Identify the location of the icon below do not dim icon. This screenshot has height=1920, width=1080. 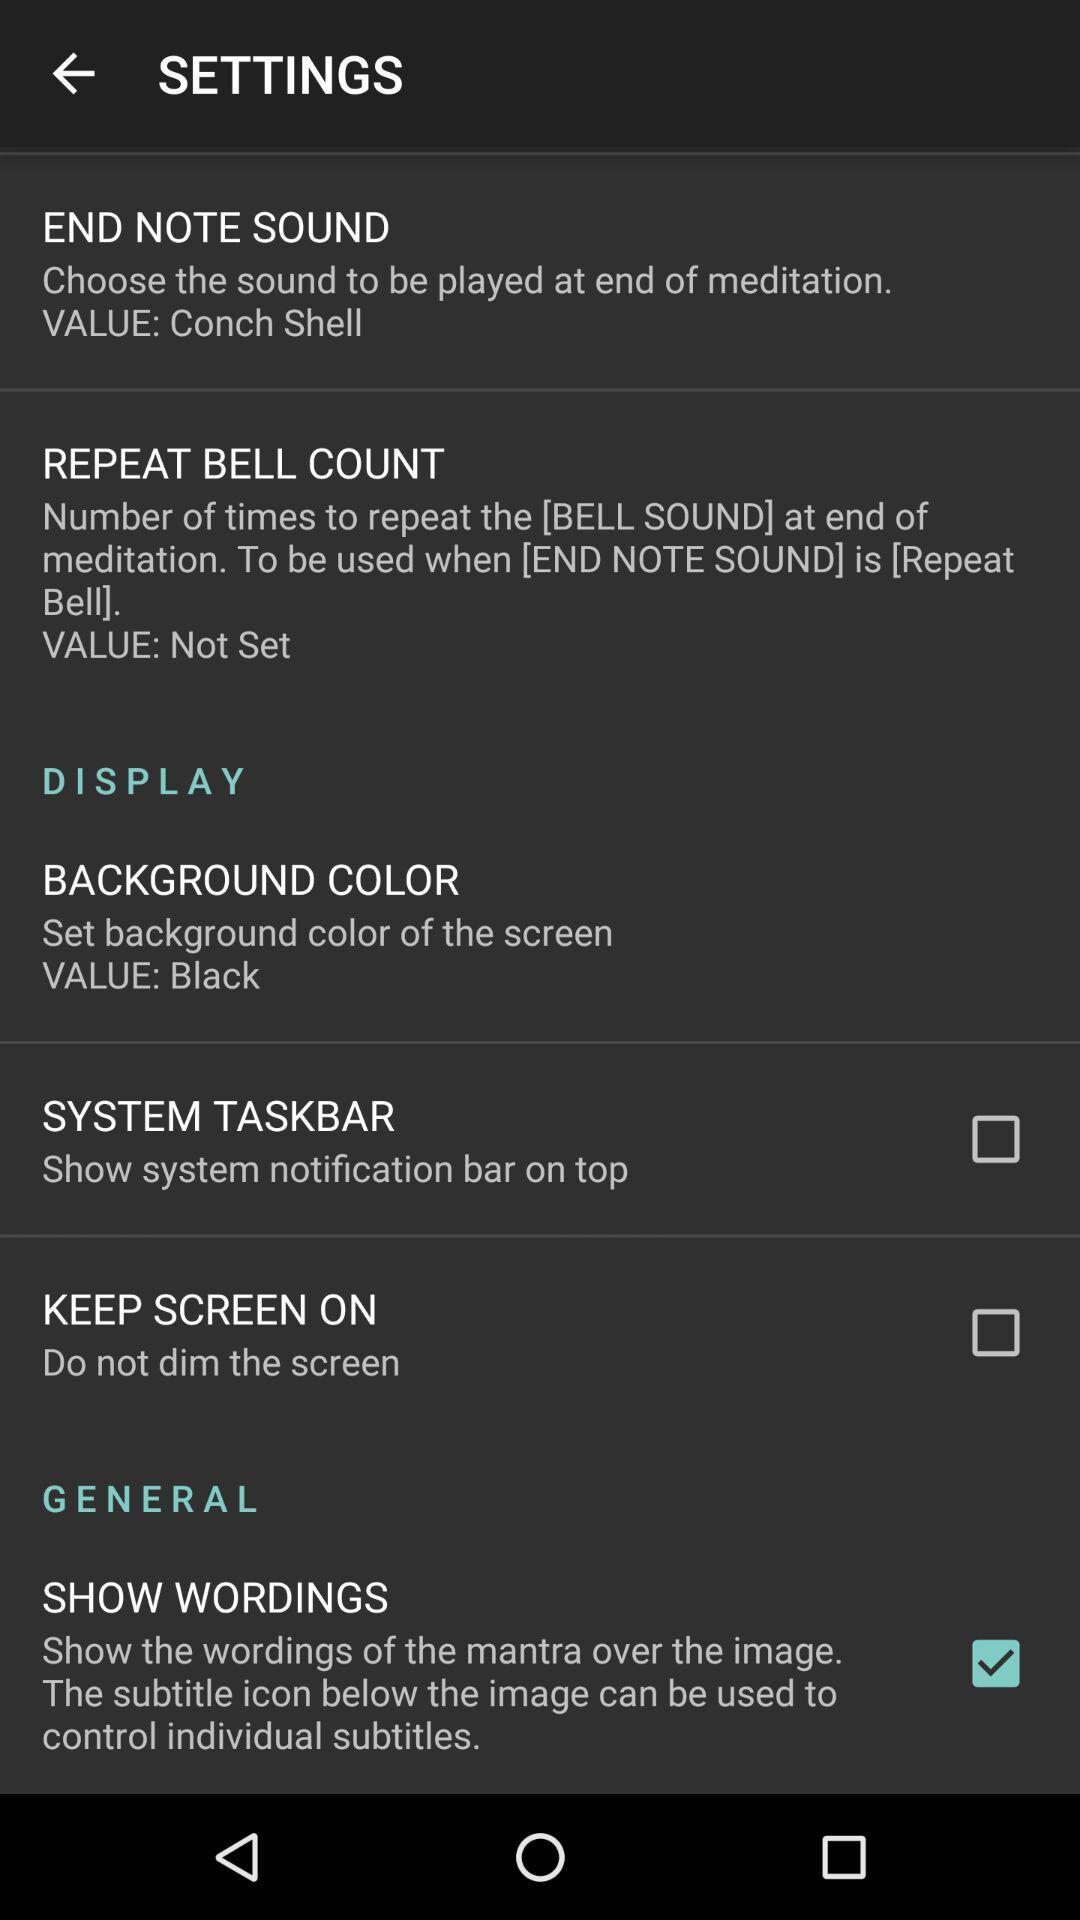
(540, 1476).